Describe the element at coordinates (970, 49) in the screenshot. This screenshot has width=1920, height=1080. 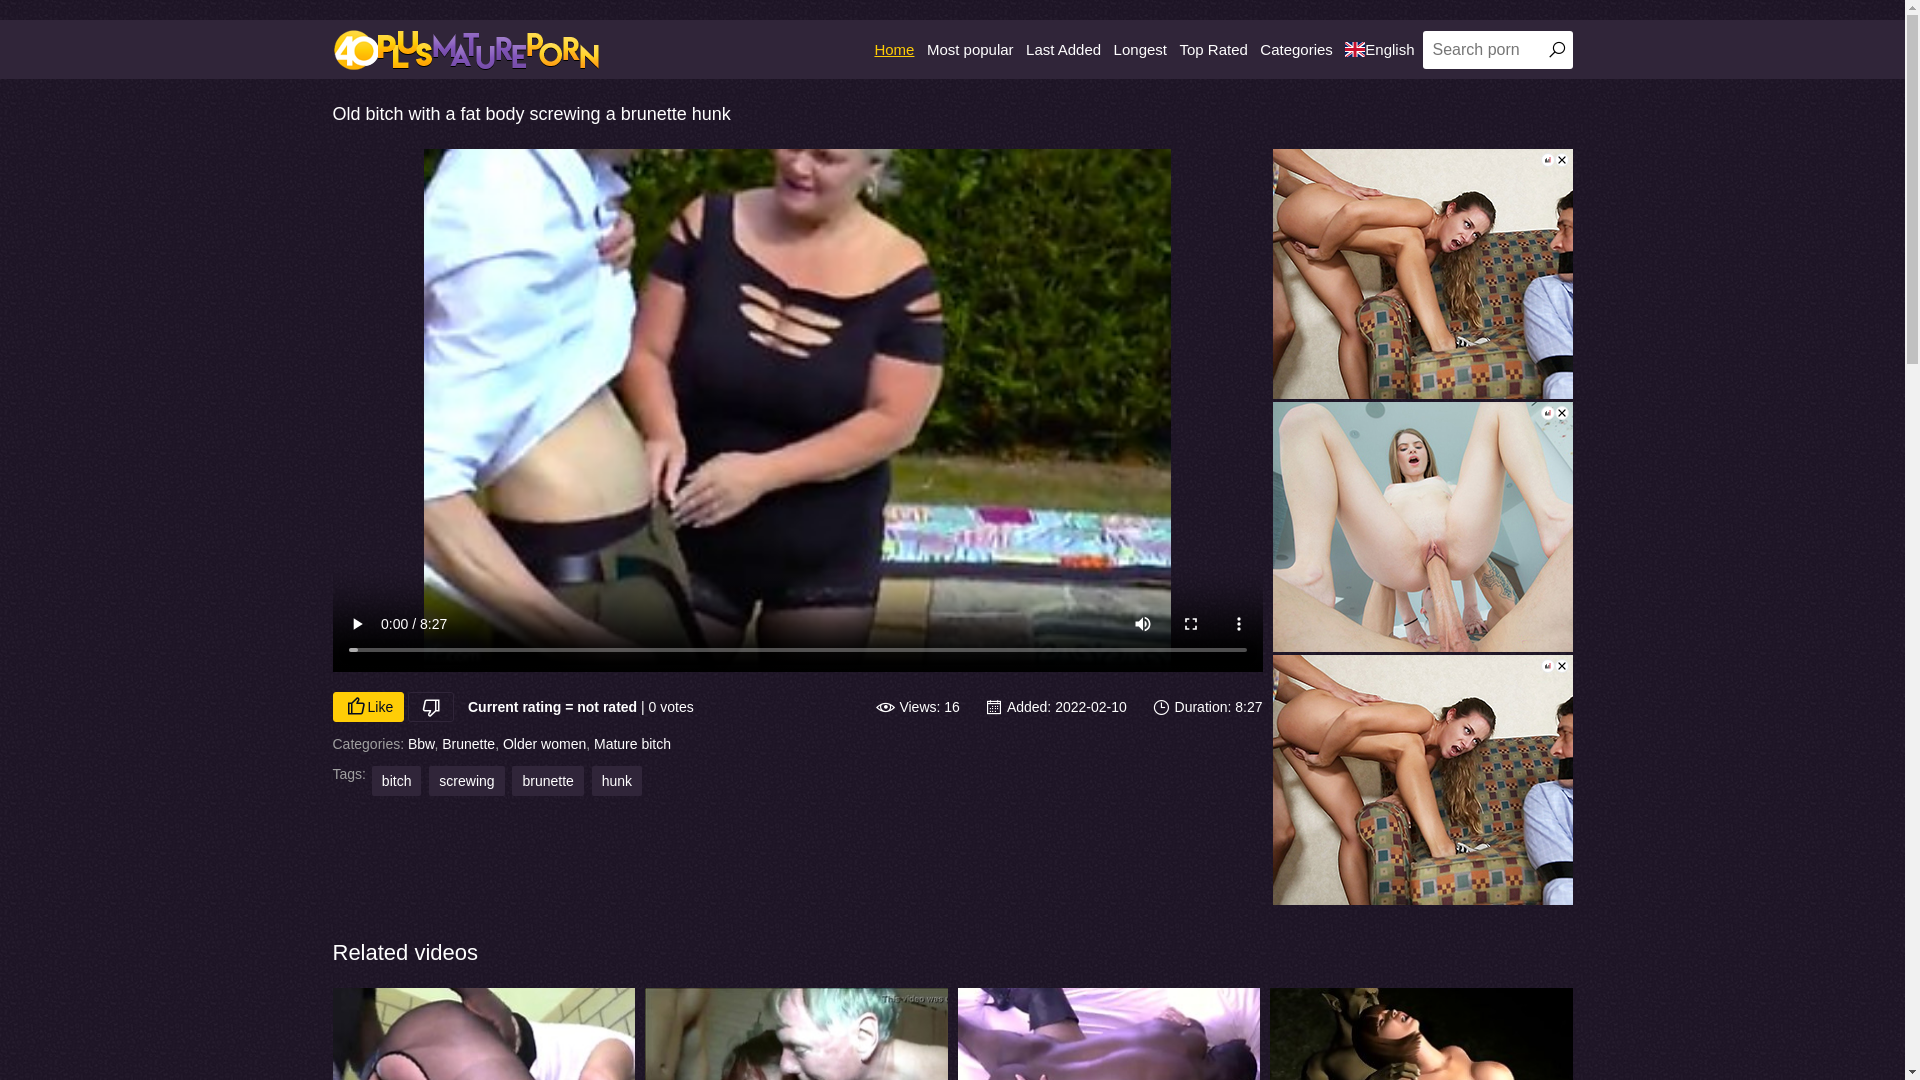
I see `'Most popular'` at that location.